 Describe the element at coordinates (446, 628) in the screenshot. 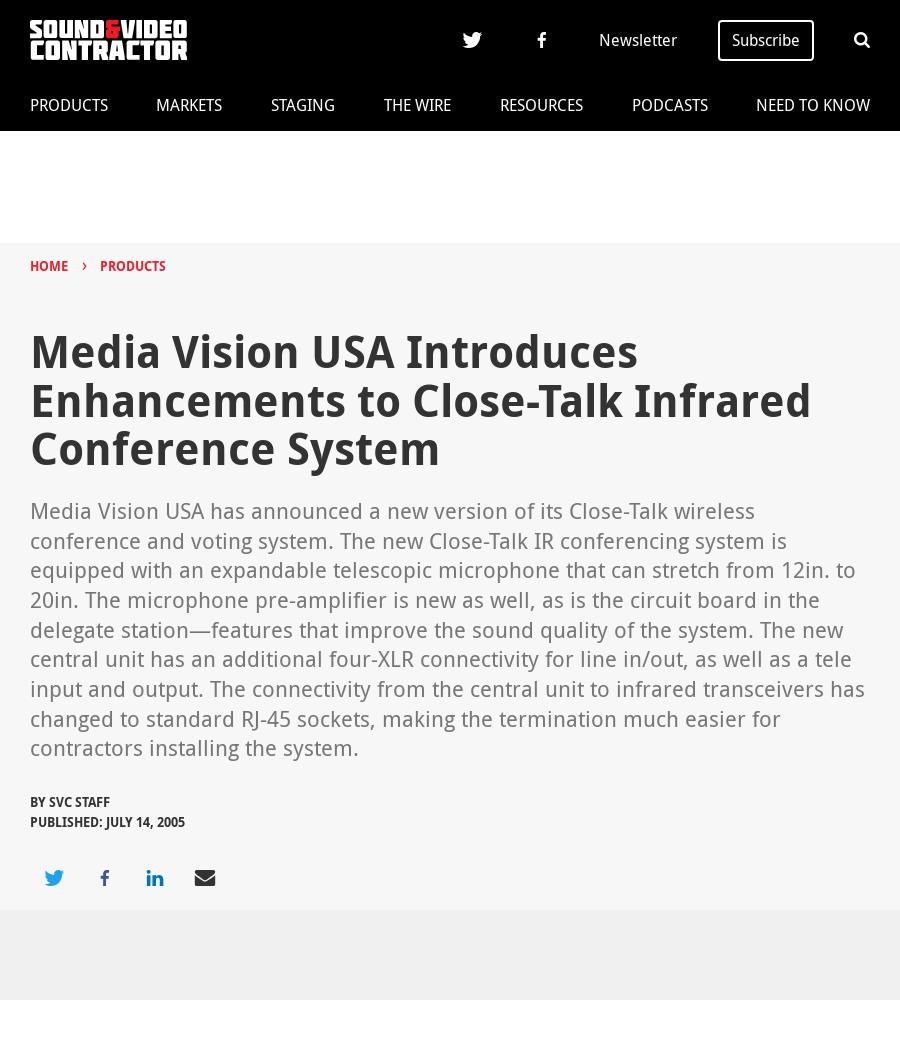

I see `'Media Vision USA has announced a new version of its Close-Talk wireless conference and voting system. The new Close-Talk IR conferencing system is equipped with an expandable telescopic microphone that can stretch from 12in. to 20in.

The microphone pre-amplifier is new as well, as is the circuit board in the delegate station—features that improve the sound quality of the system. The new central unit has an additional four-XLR connectivity for line in/out, as well as a tele input and output. The connectivity from the central unit to infrared transceivers has changed to standard RJ-45 sockets, making the termination much easier for contractors installing the system.'` at that location.